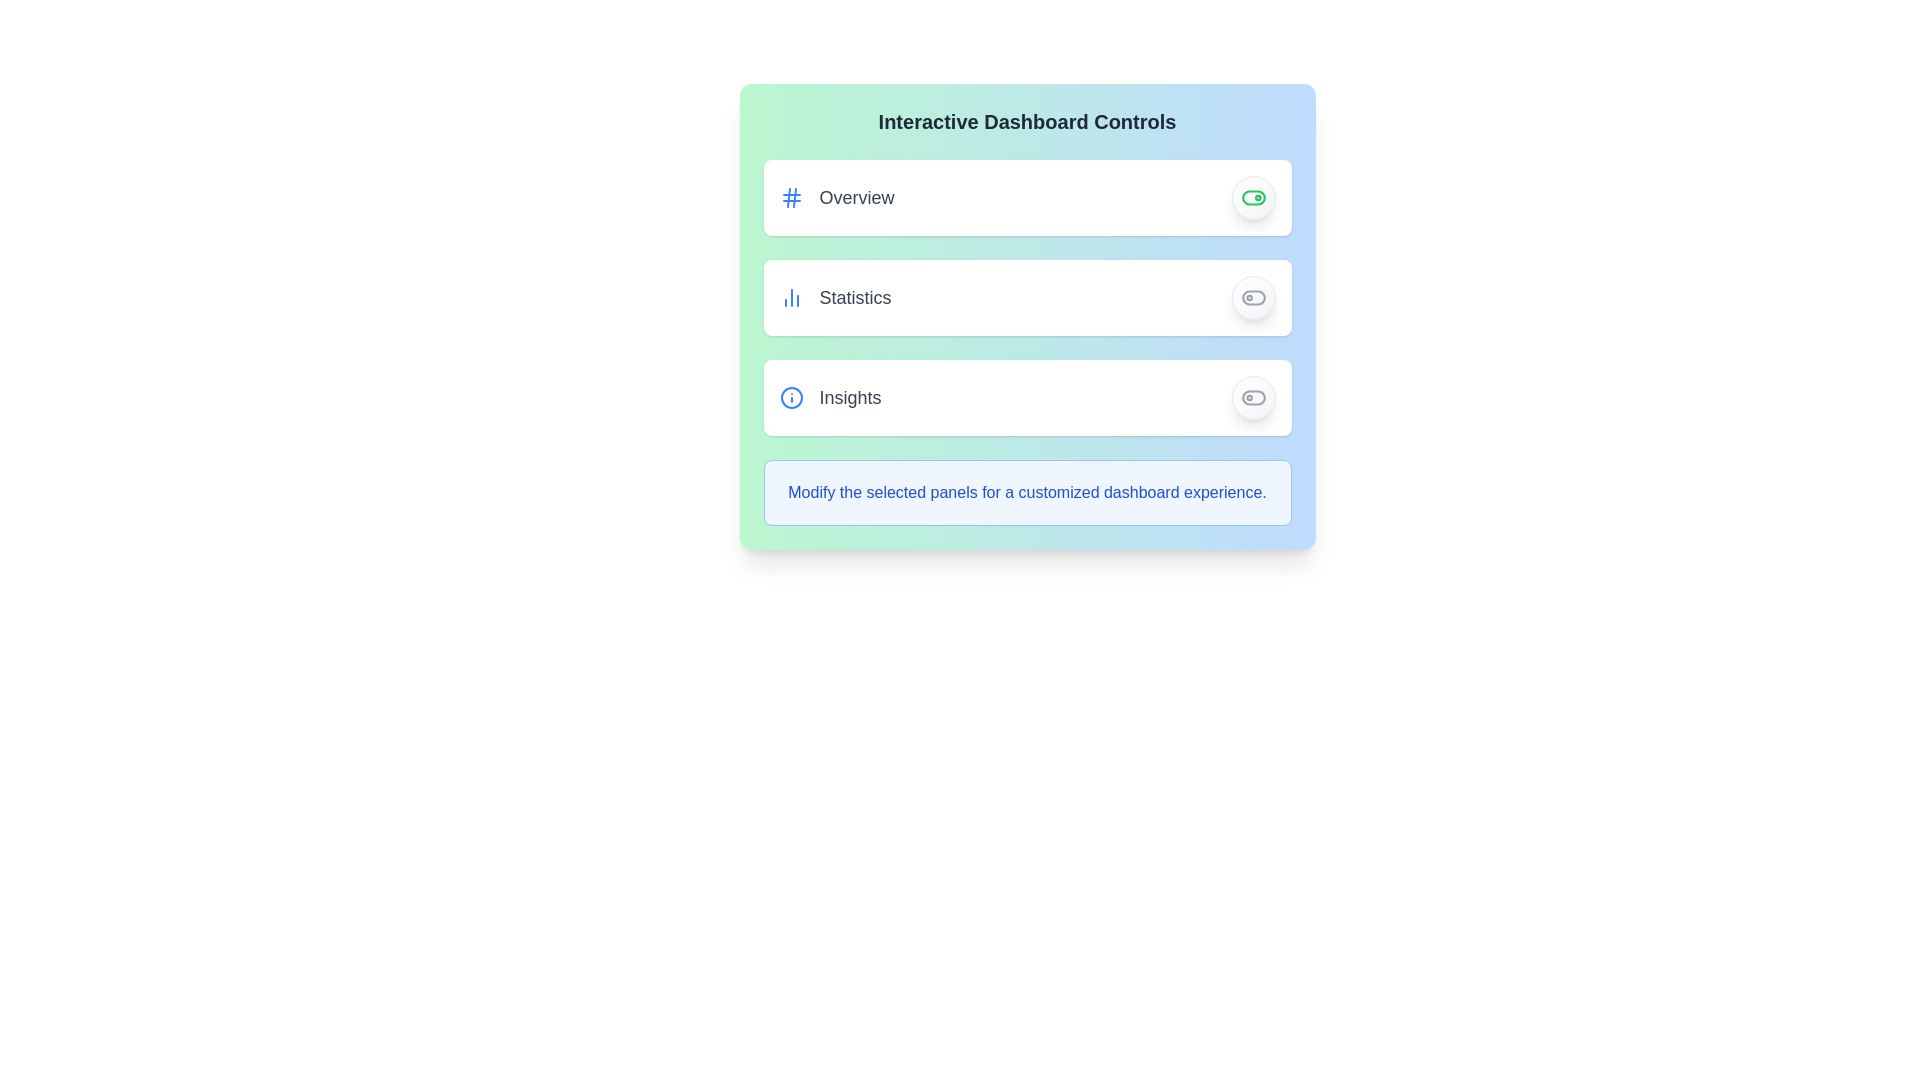 The height and width of the screenshot is (1080, 1920). I want to click on the 'Statistics' menu item, which is the second option in a vertical stack of three menu options, so click(1027, 297).